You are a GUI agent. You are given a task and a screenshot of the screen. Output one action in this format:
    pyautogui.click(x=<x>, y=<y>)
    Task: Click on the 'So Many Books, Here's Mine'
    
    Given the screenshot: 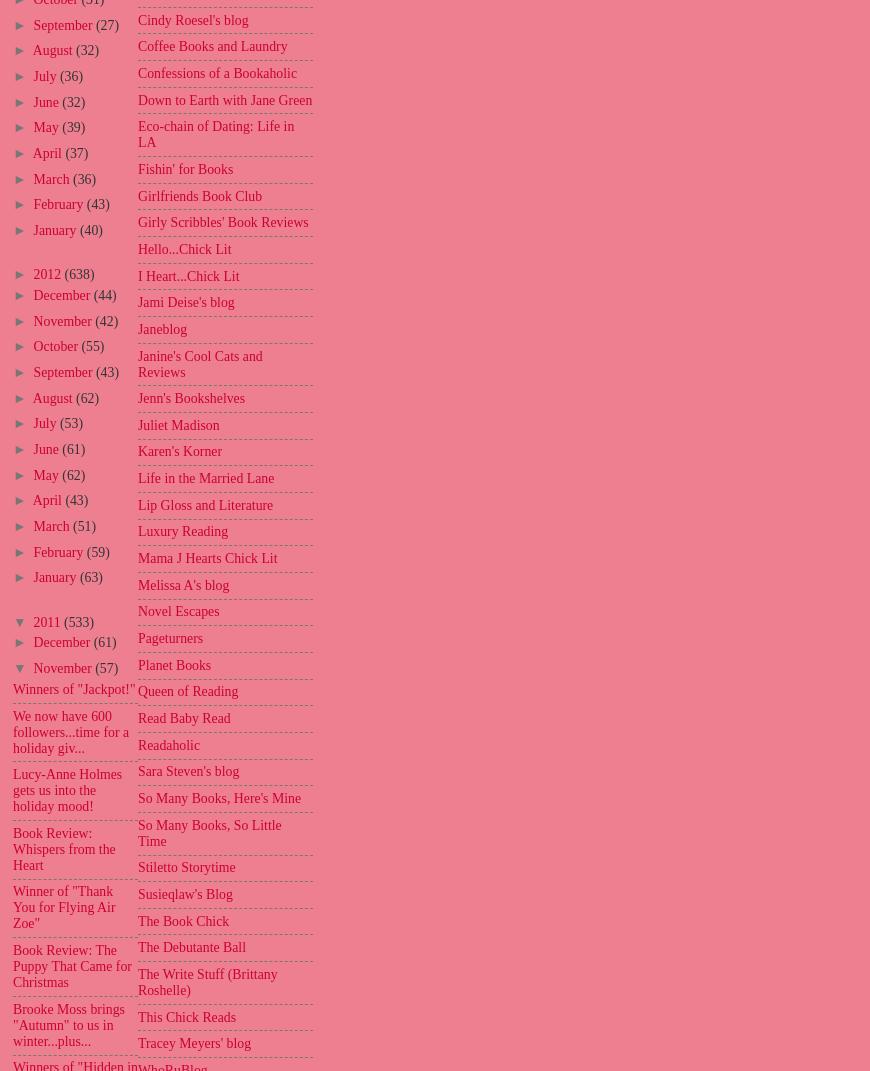 What is the action you would take?
    pyautogui.click(x=219, y=797)
    